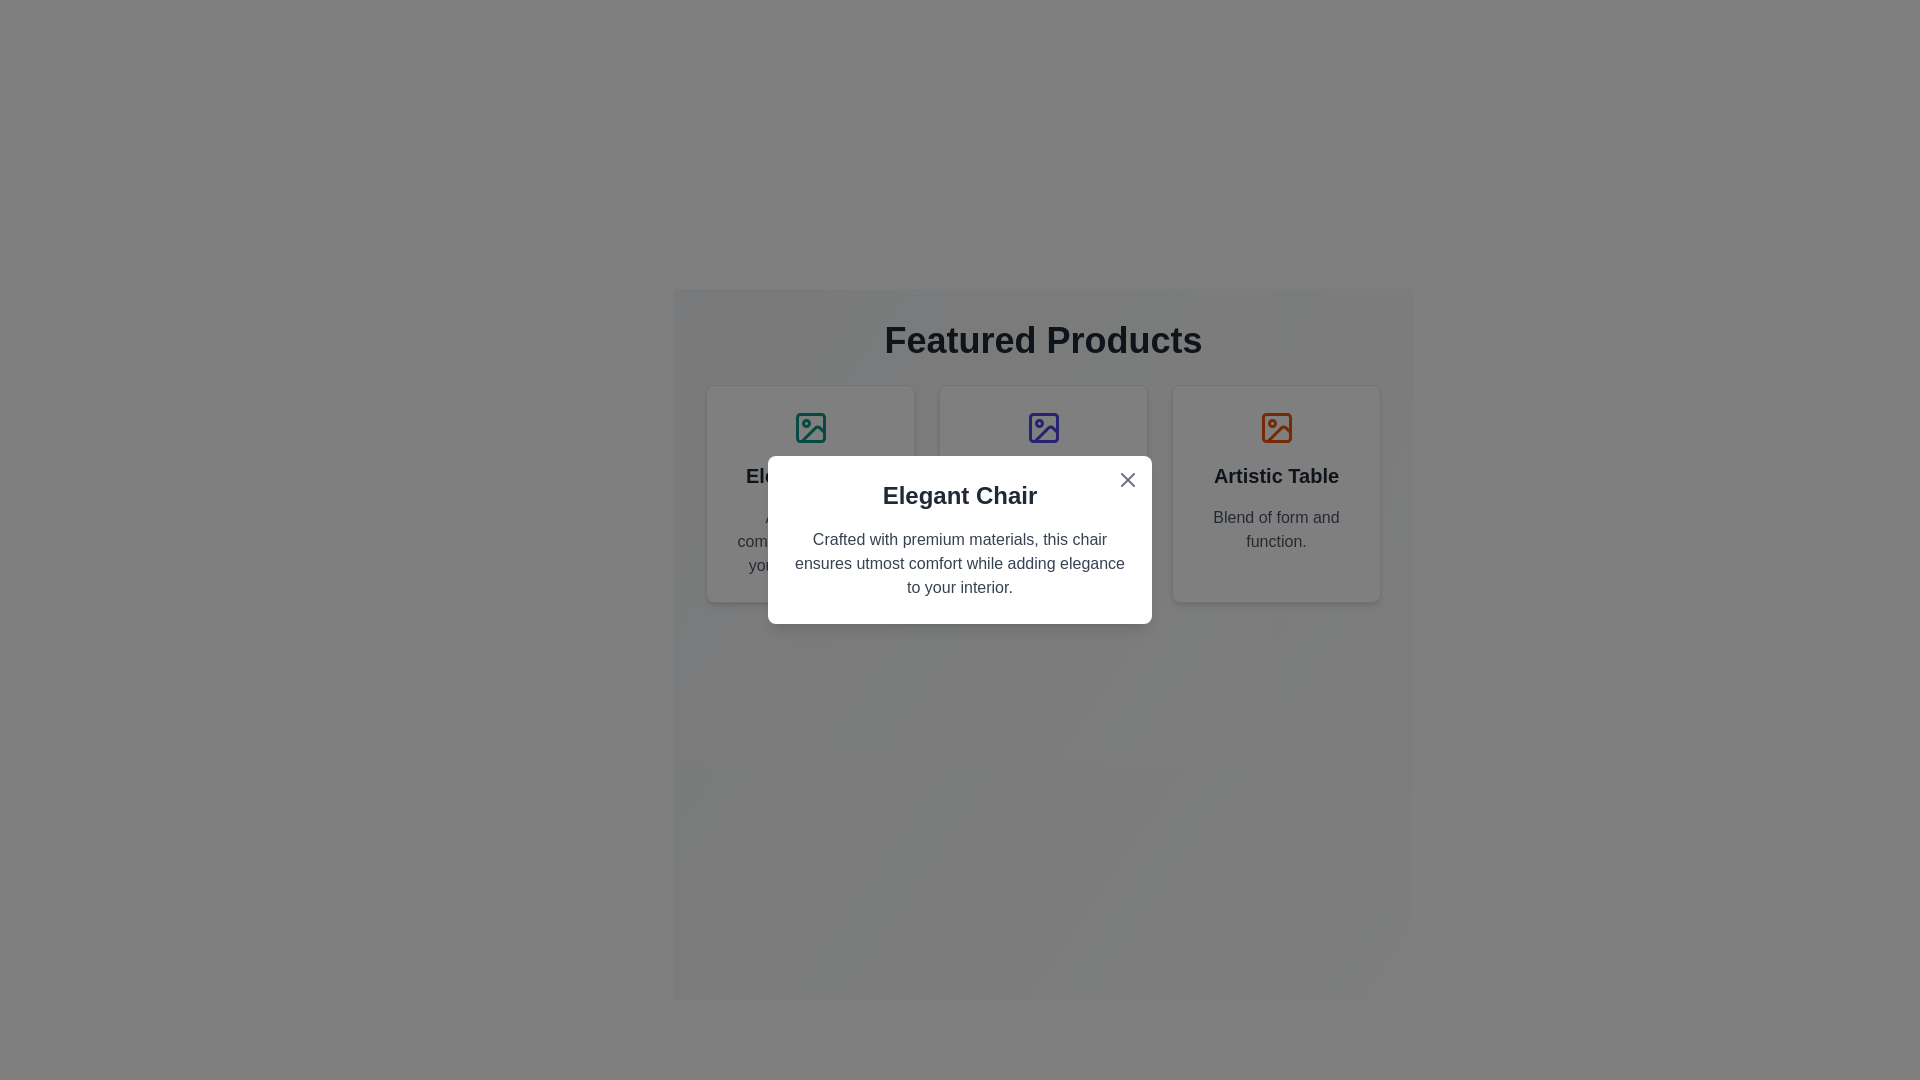 The image size is (1920, 1080). Describe the element at coordinates (1042, 339) in the screenshot. I see `the header text reading 'Featured Products', which is styled in a large, bold, gray font and is centered above the product grid layout` at that location.